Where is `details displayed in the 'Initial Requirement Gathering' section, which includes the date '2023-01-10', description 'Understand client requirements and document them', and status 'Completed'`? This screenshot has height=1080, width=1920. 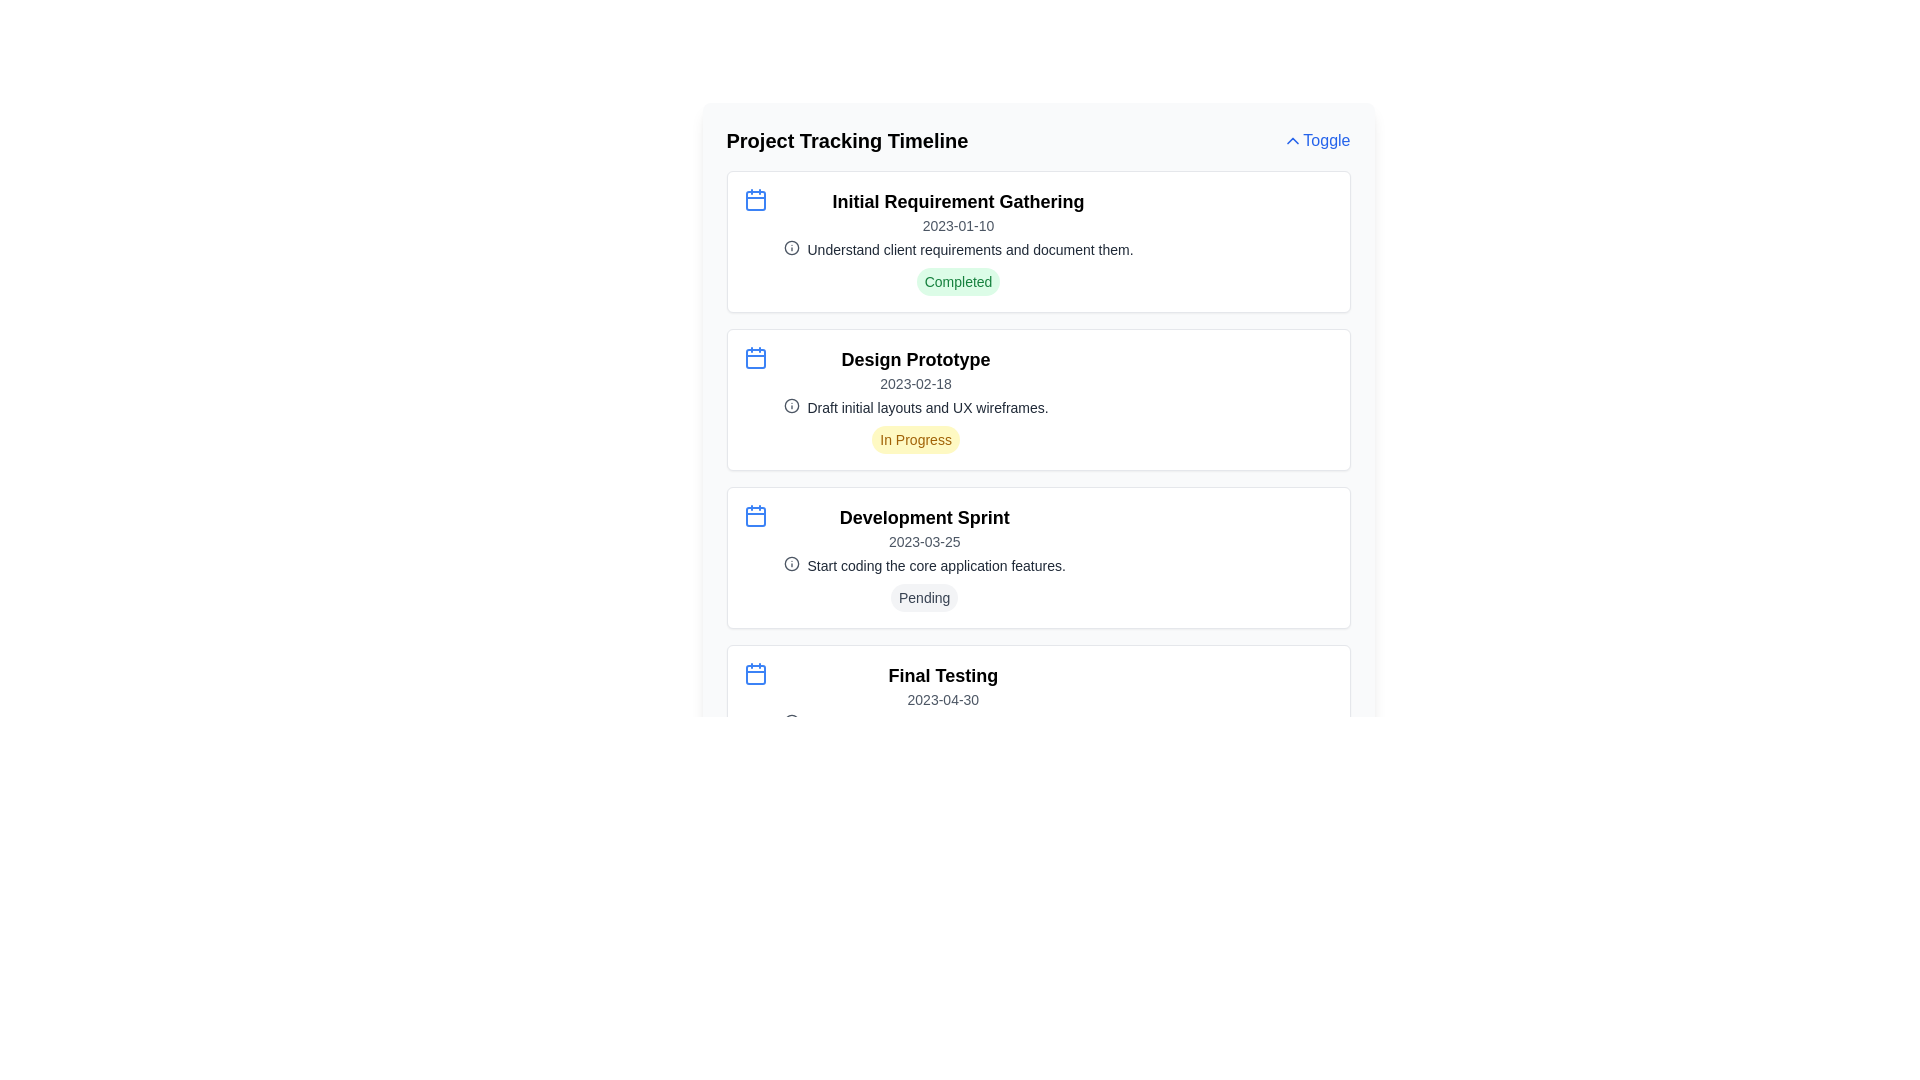
details displayed in the 'Initial Requirement Gathering' section, which includes the date '2023-01-10', description 'Understand client requirements and document them', and status 'Completed' is located at coordinates (957, 241).